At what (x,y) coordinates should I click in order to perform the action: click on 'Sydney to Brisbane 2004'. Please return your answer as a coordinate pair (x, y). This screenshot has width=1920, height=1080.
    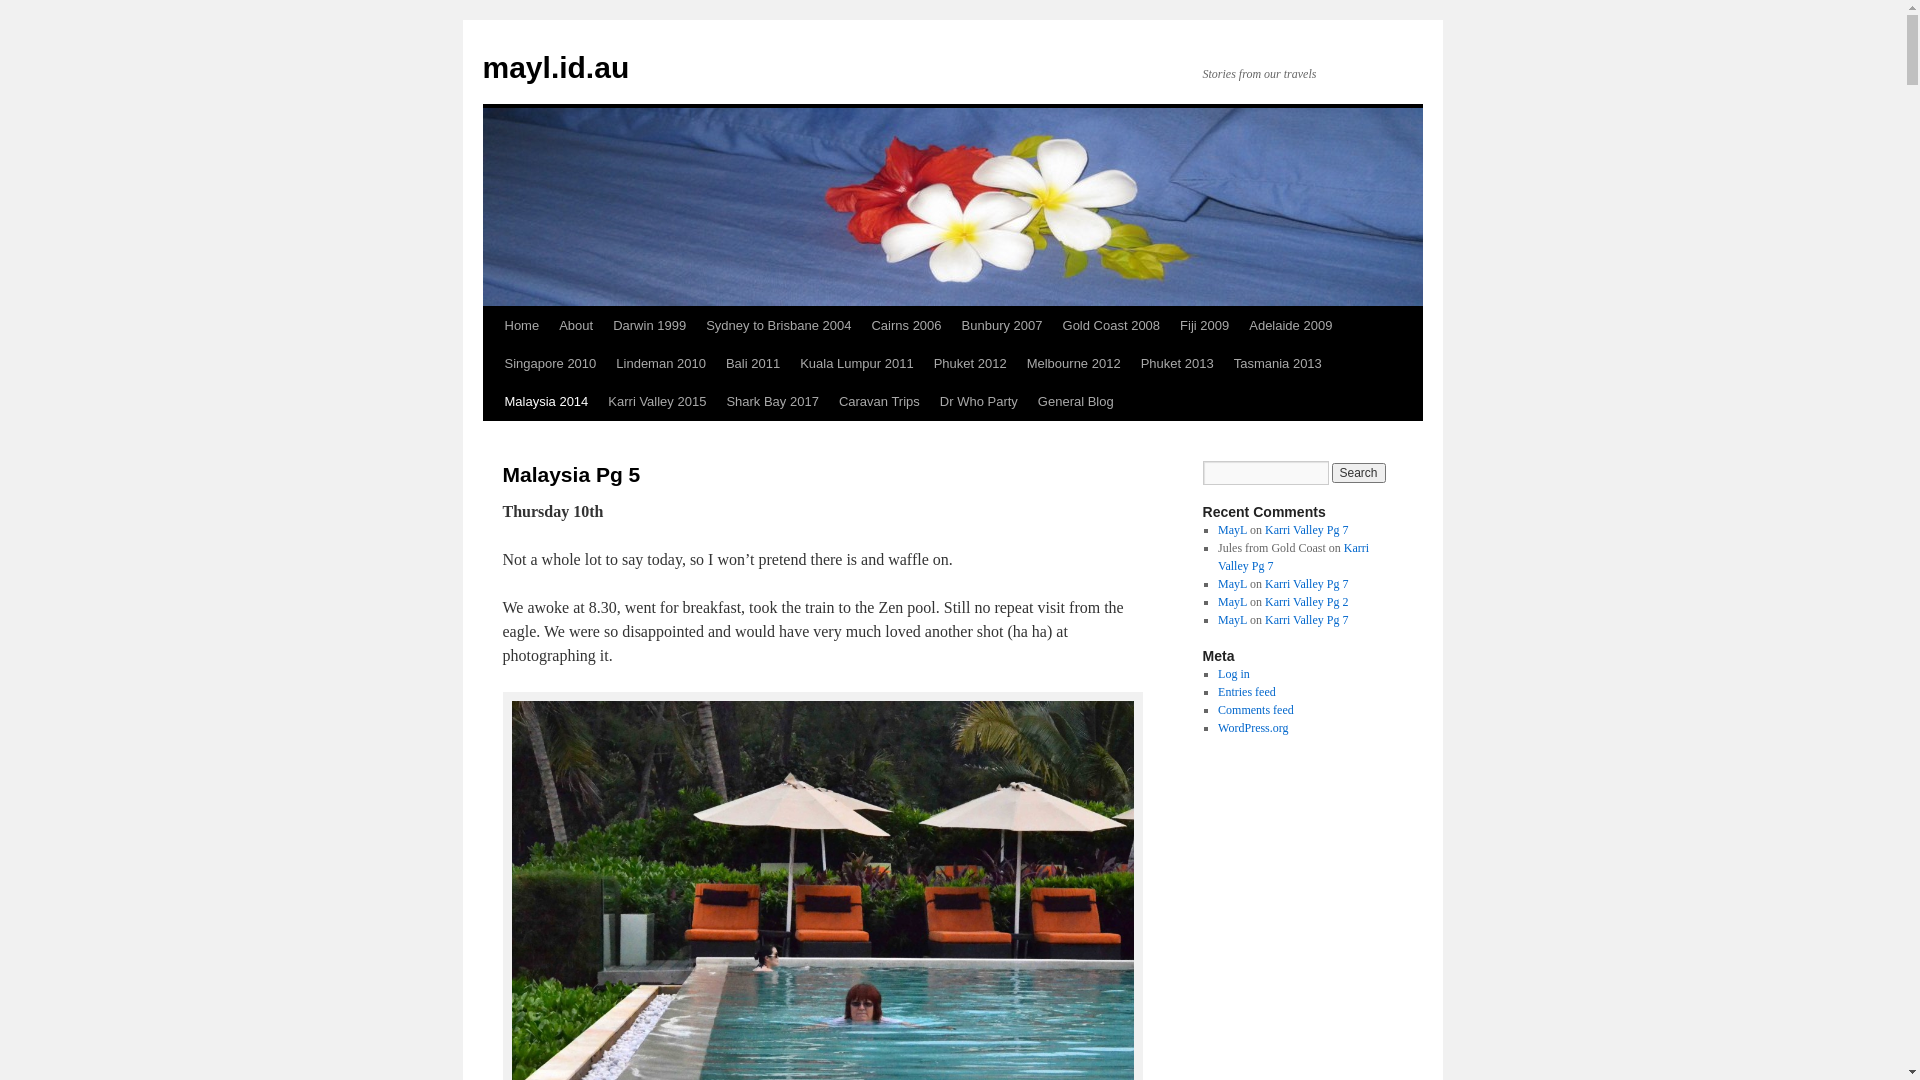
    Looking at the image, I should click on (777, 325).